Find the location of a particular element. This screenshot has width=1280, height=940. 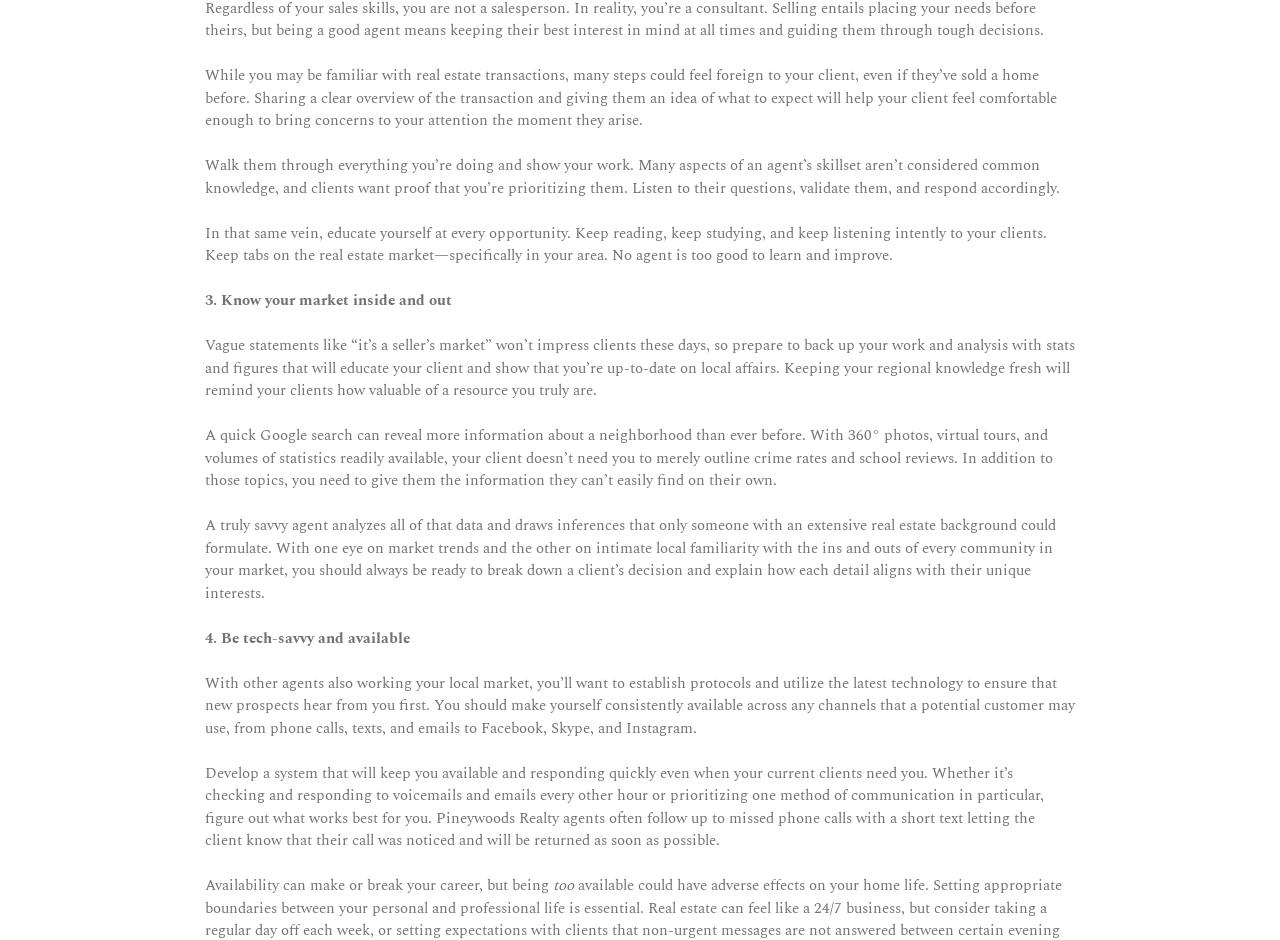

'Vague statements like “it’s a seller’s market” won’t impress clients these days, so prepare to back up your work and analysis with stats and figures that will educate your client and show that you’re up-to-date on local affairs. Keeping your regional knowledge fresh will remind your clients how valuable of a resource you truly are.' is located at coordinates (640, 367).